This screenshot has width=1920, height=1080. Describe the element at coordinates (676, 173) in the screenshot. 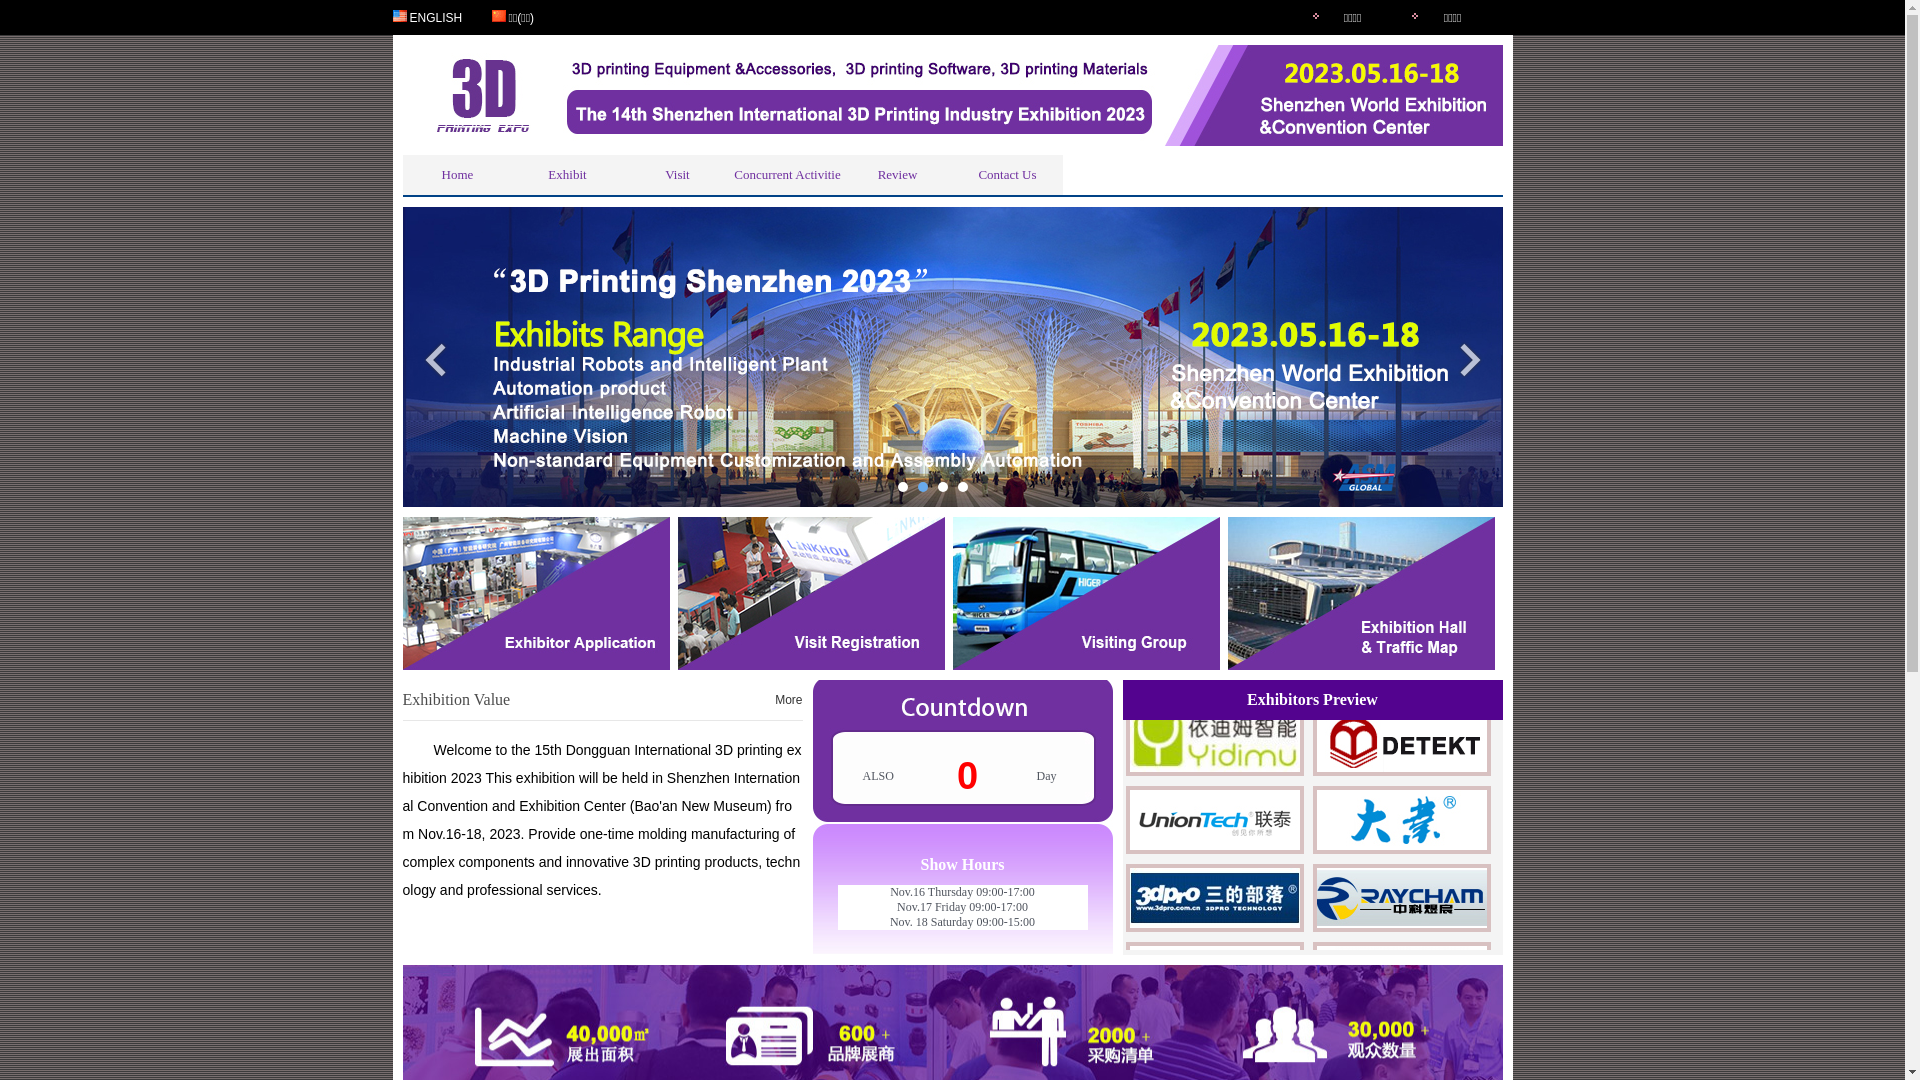

I see `'Visit'` at that location.